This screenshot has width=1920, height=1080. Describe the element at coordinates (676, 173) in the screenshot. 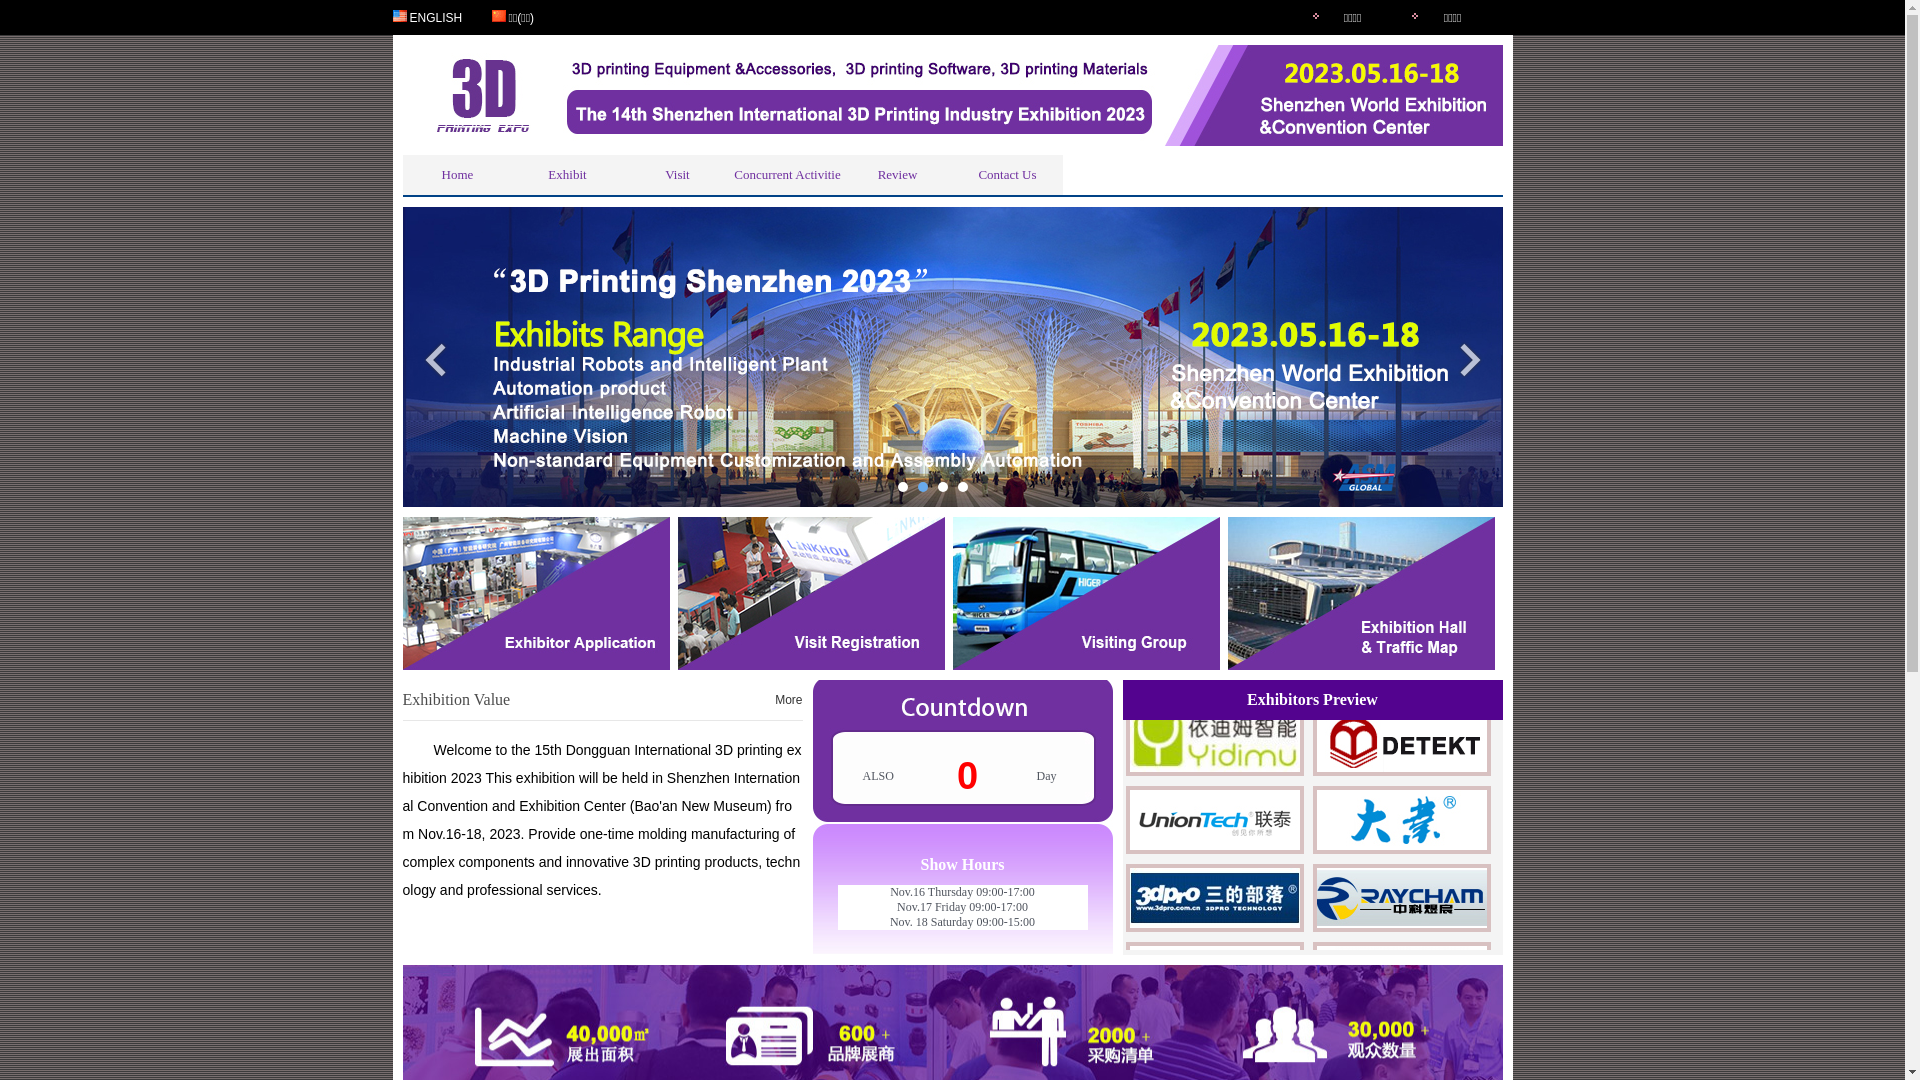

I see `'Visit'` at that location.